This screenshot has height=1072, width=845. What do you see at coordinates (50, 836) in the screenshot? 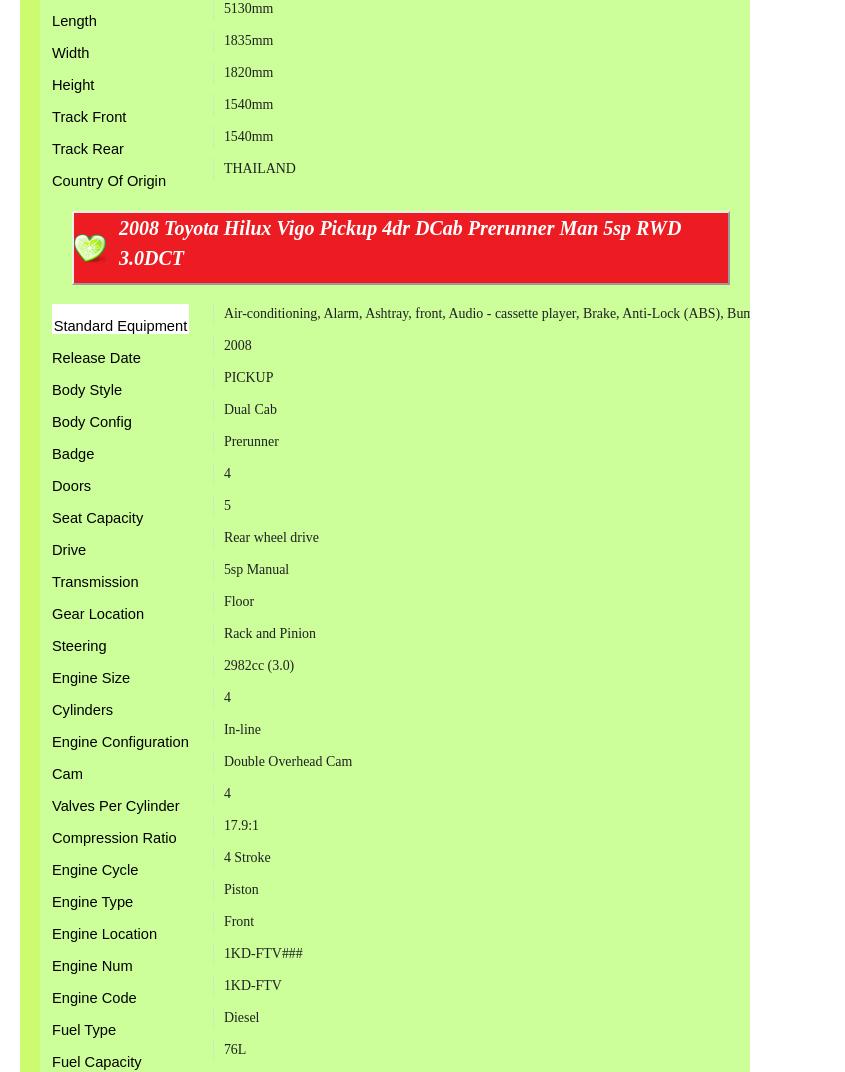
I see `'Compression Ratio'` at bounding box center [50, 836].